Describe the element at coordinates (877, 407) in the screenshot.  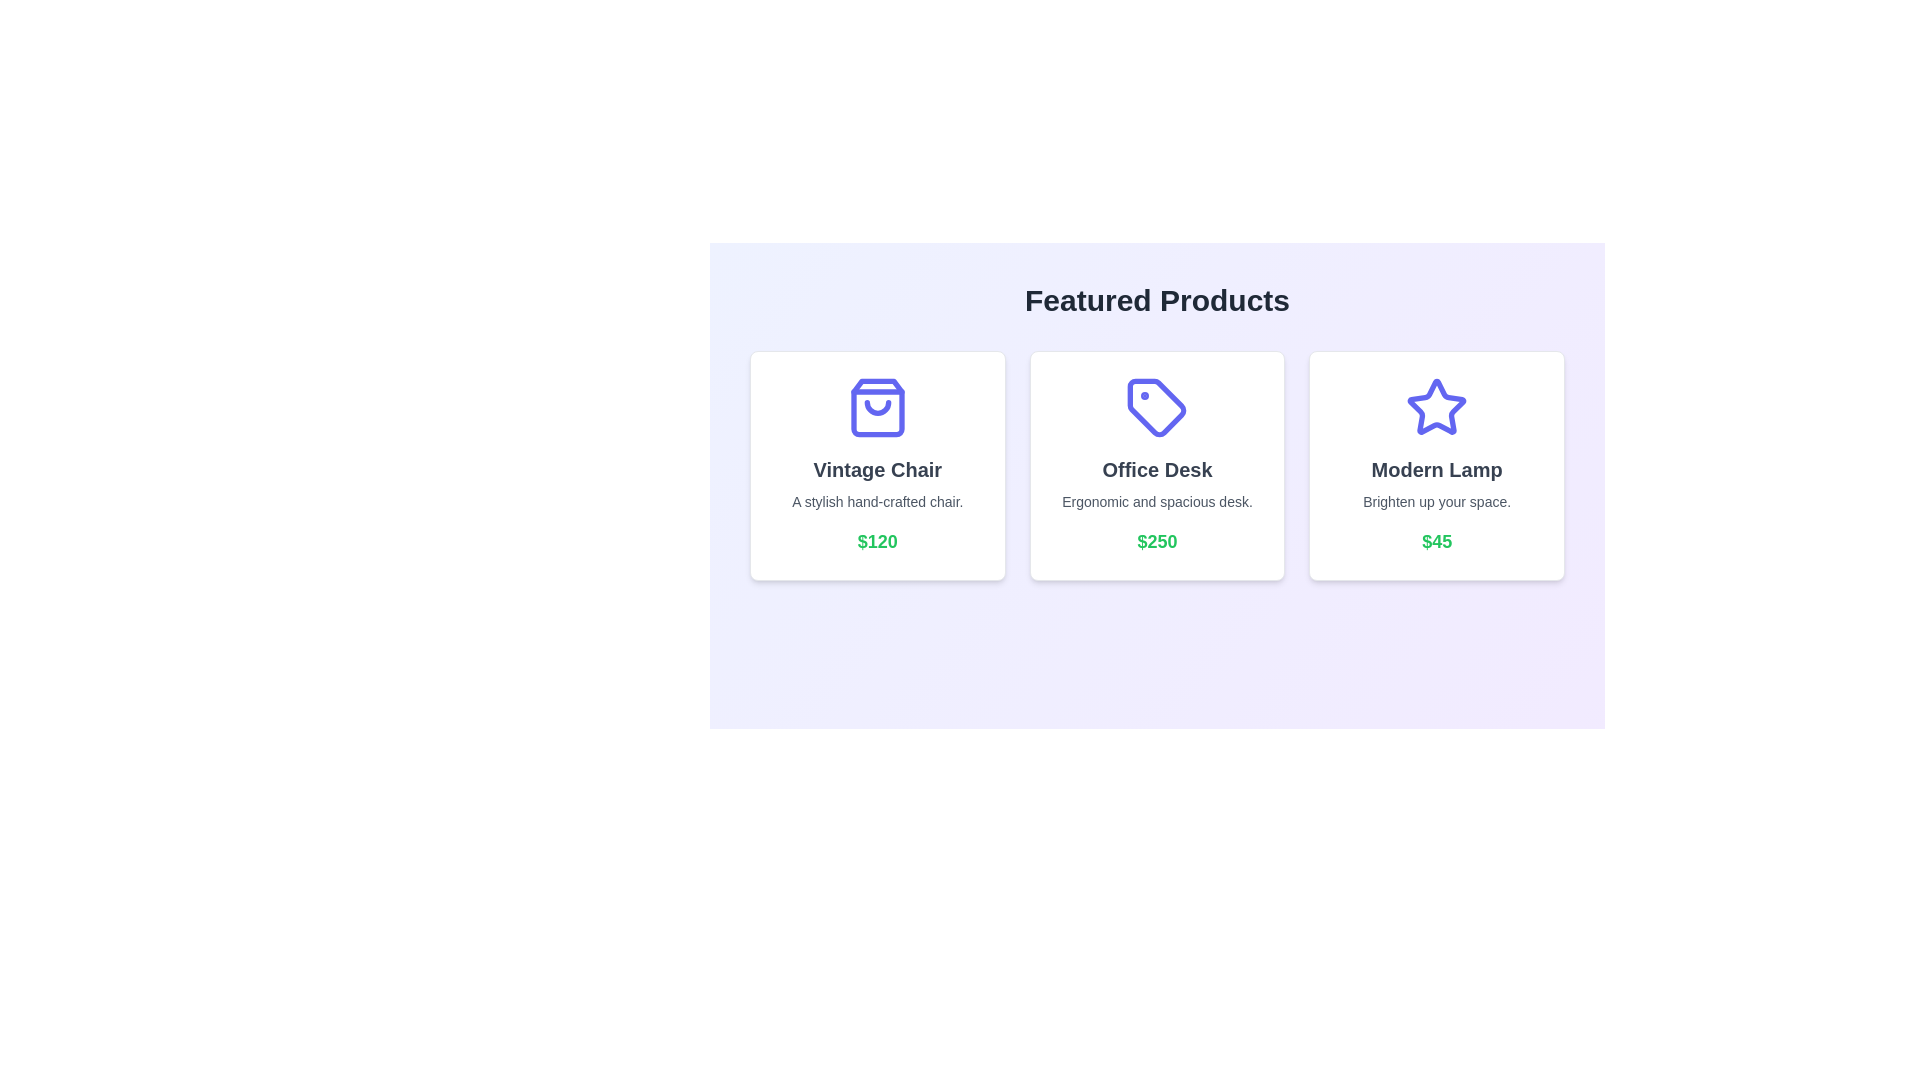
I see `the shopping bag icon, which is stylized with indigo-blue strokes and is located at the top center of the 'Vintage Chair' card, directly above its title text` at that location.